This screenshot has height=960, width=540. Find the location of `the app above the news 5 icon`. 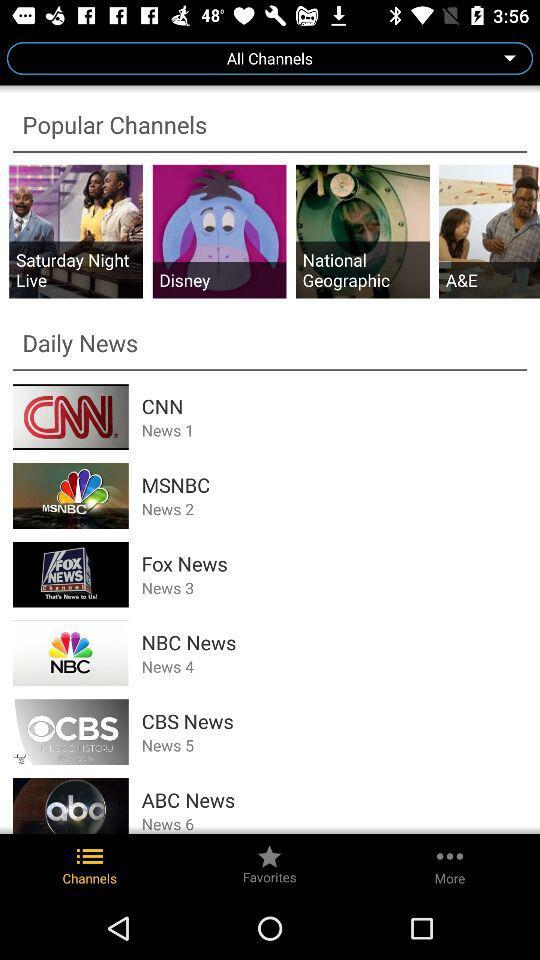

the app above the news 5 icon is located at coordinates (334, 720).